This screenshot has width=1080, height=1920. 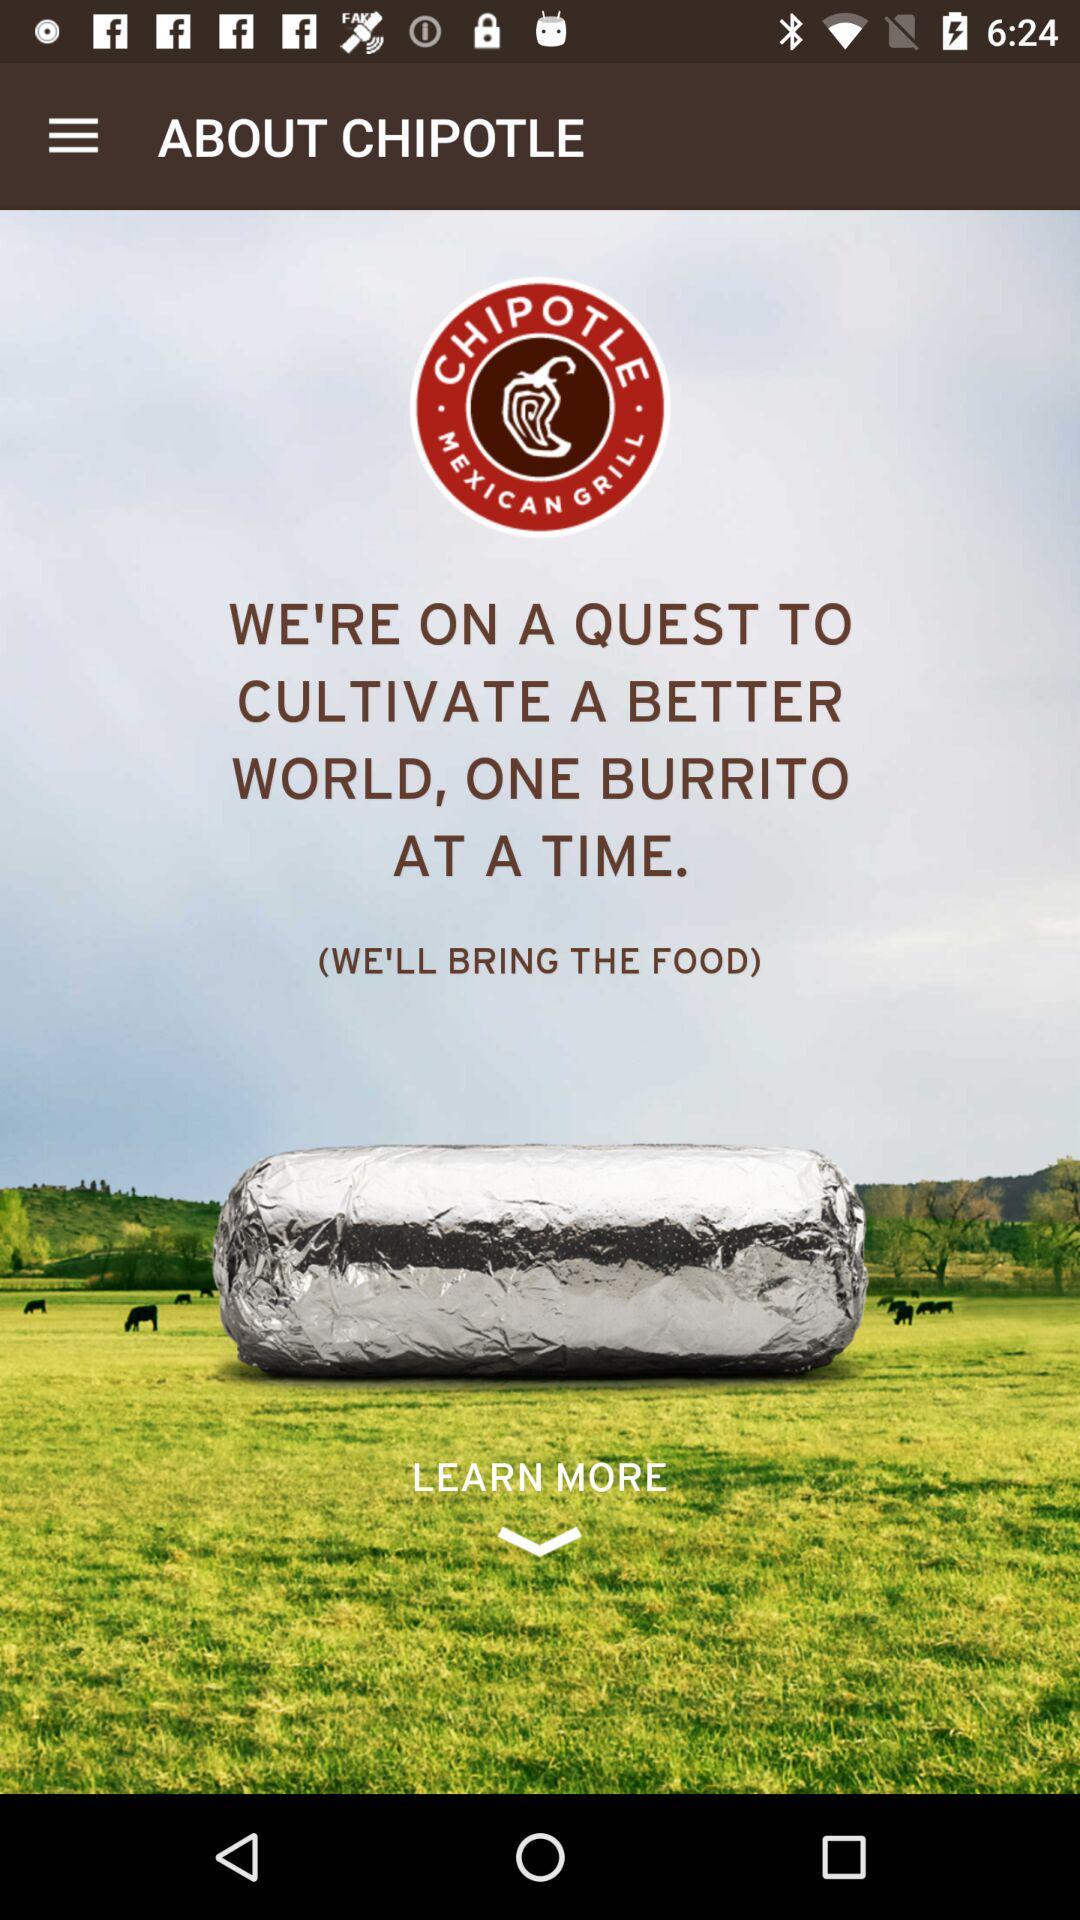 What do you see at coordinates (538, 1505) in the screenshot?
I see `icon below the we ll bring icon` at bounding box center [538, 1505].